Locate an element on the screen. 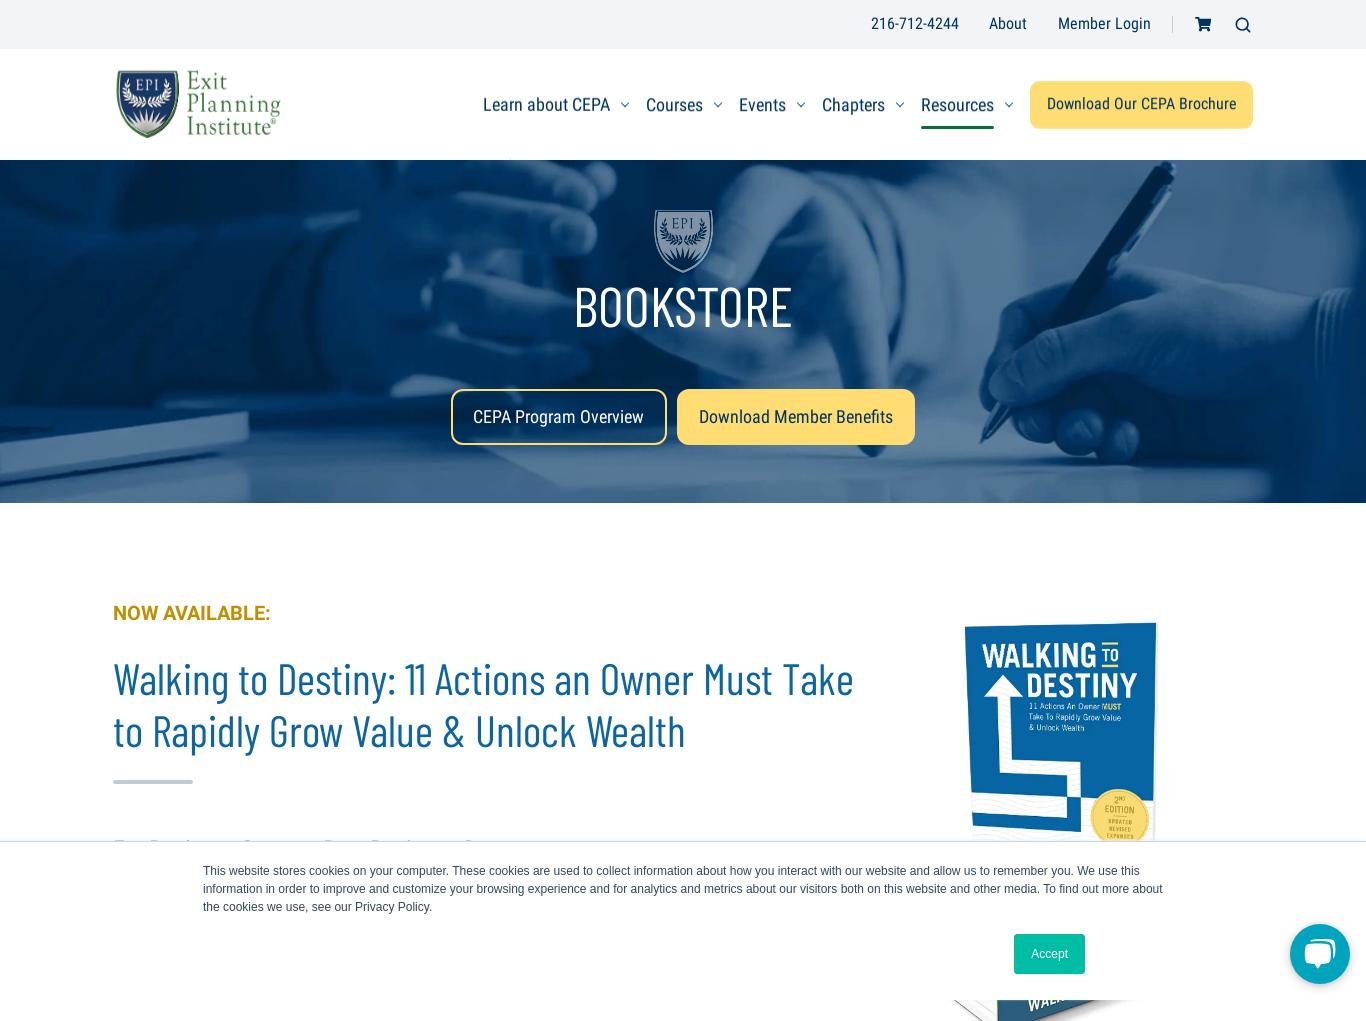  'Courses' is located at coordinates (673, 102).